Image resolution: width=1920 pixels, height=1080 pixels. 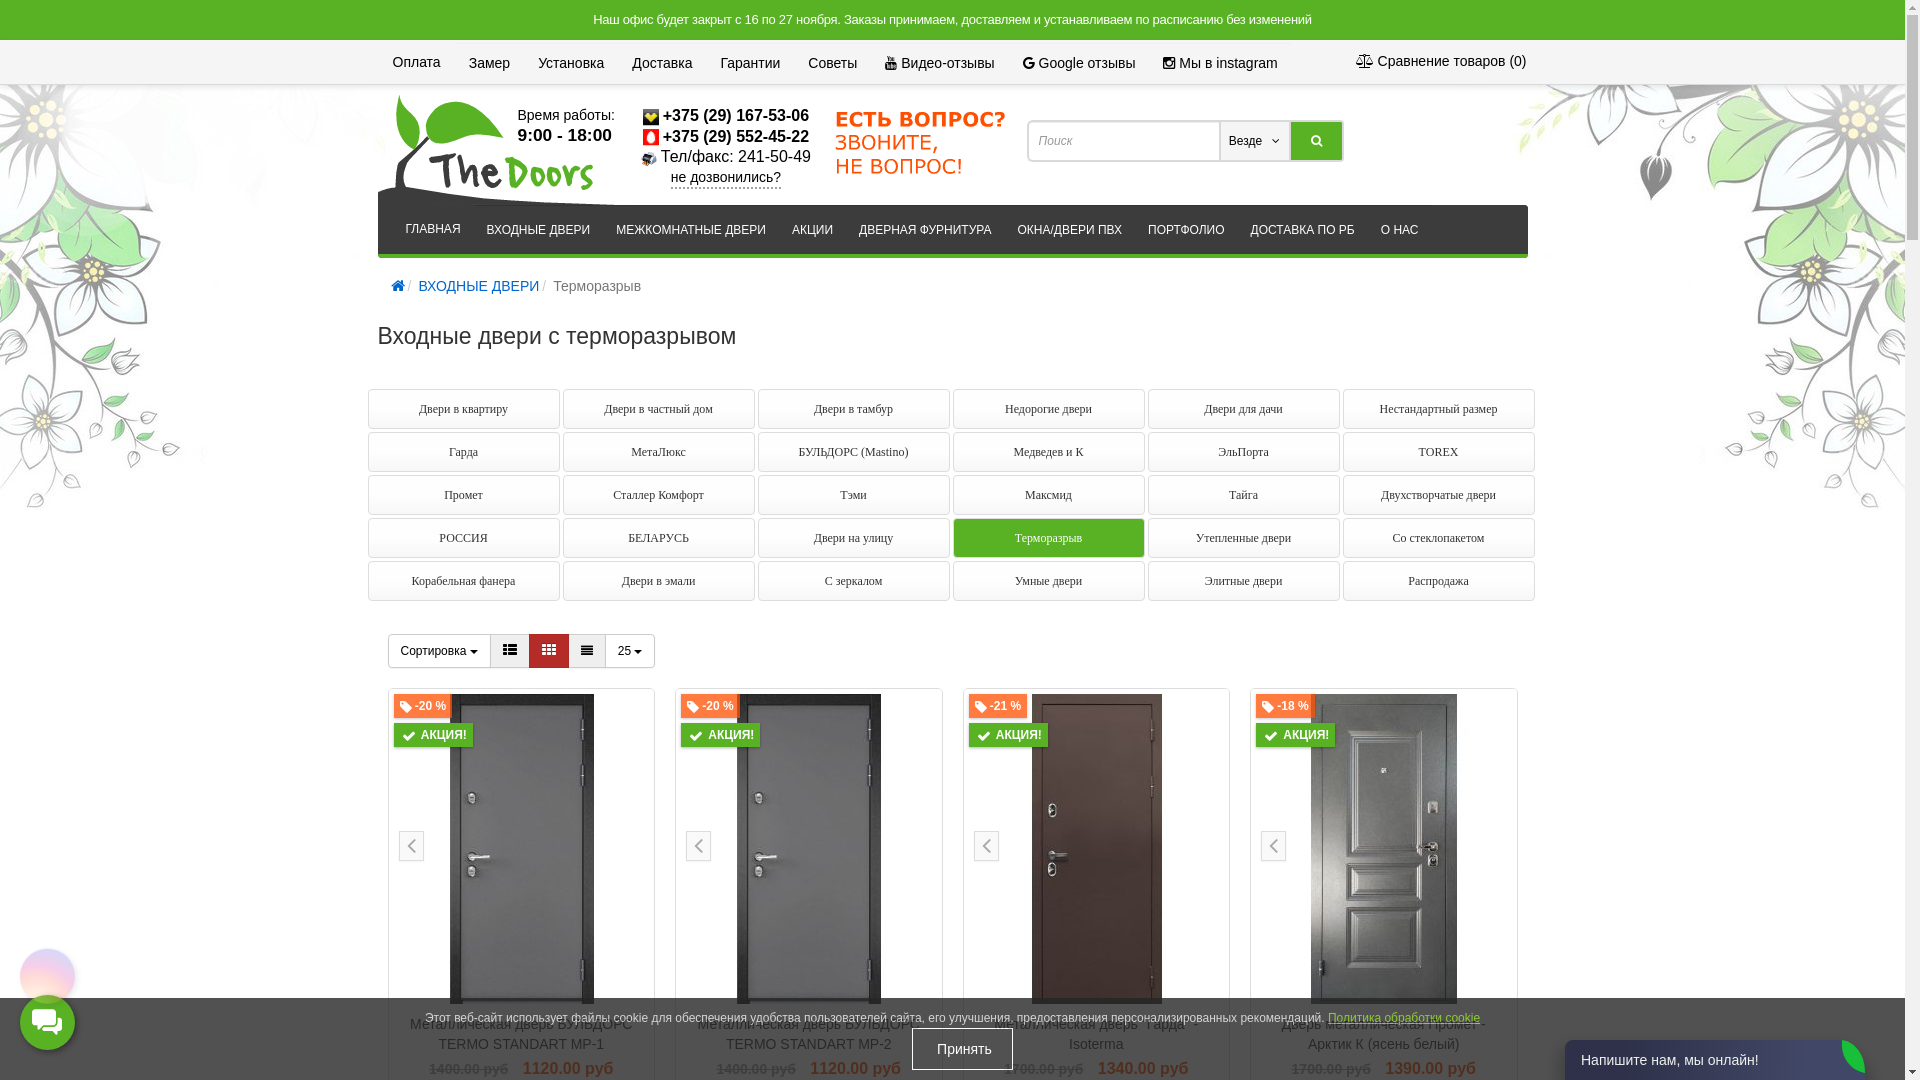 I want to click on 'TOREX', so click(x=1437, y=451).